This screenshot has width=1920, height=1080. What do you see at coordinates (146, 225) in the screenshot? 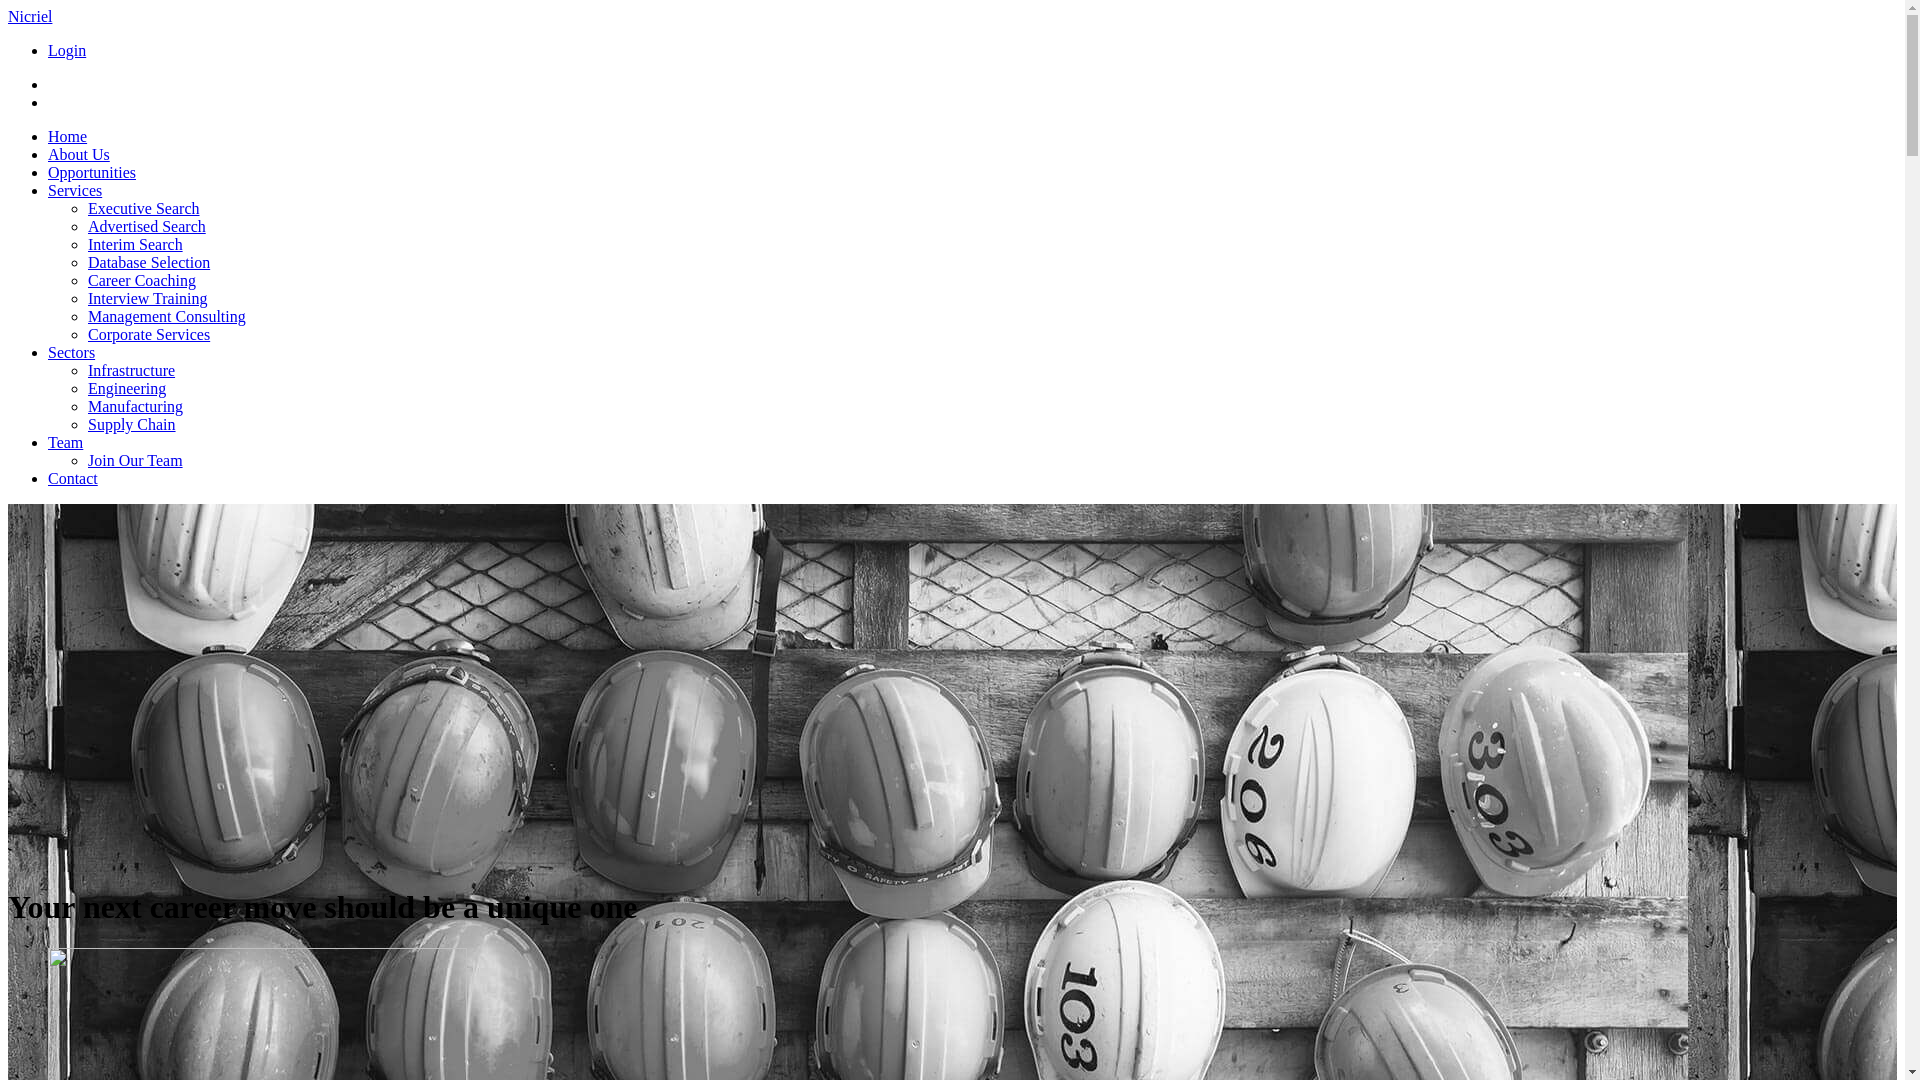
I see `'Advertised Search'` at bounding box center [146, 225].